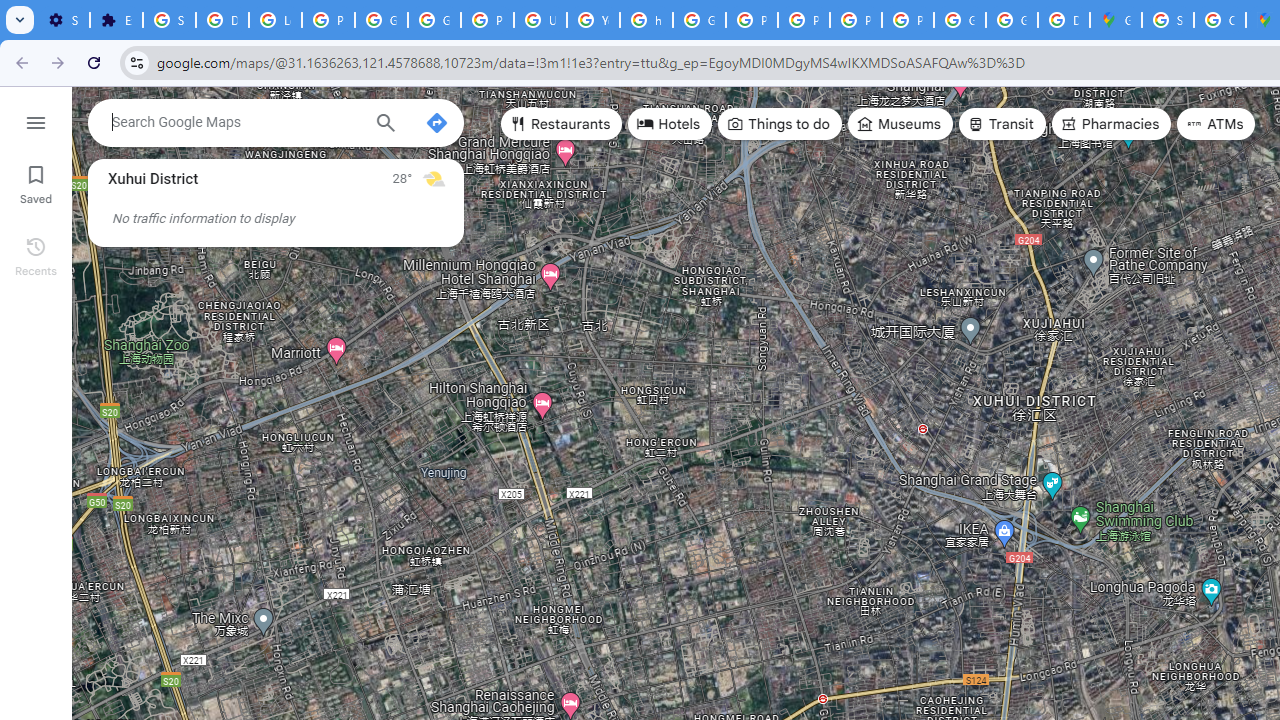 This screenshot has height=720, width=1280. Describe the element at coordinates (646, 20) in the screenshot. I see `'https://scholar.google.com/'` at that location.